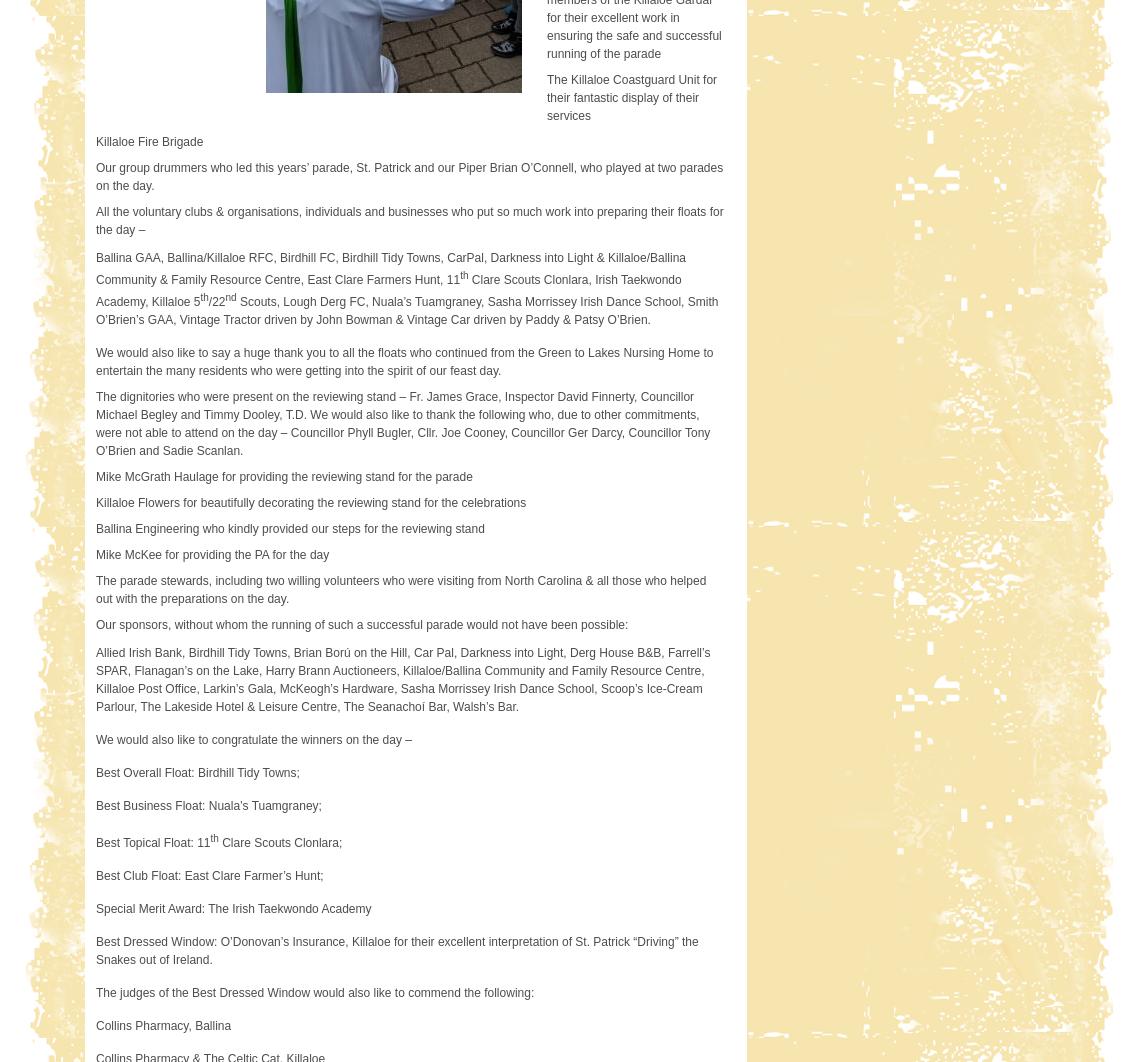  Describe the element at coordinates (290, 527) in the screenshot. I see `'Ballina Engineering who kindly provided our steps for the reviewing stand'` at that location.